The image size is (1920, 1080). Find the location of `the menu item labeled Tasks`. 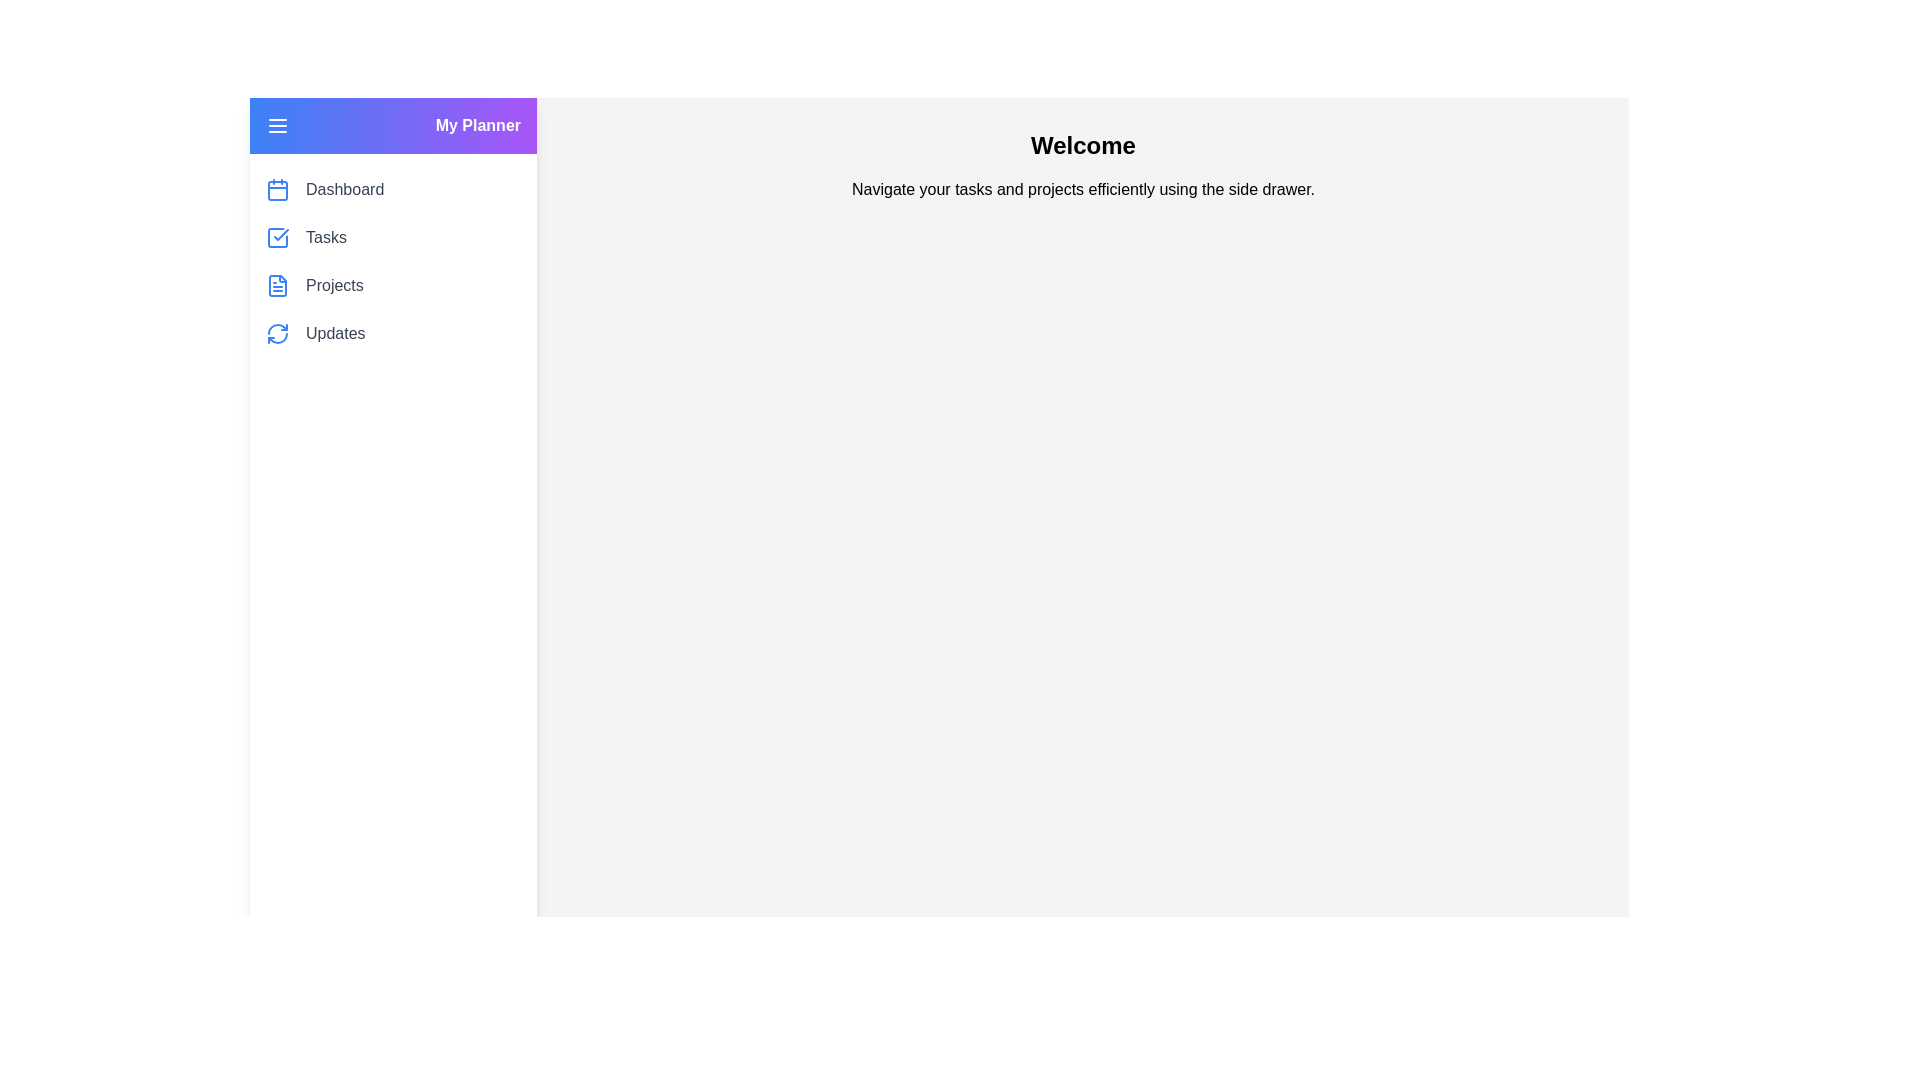

the menu item labeled Tasks is located at coordinates (326, 237).